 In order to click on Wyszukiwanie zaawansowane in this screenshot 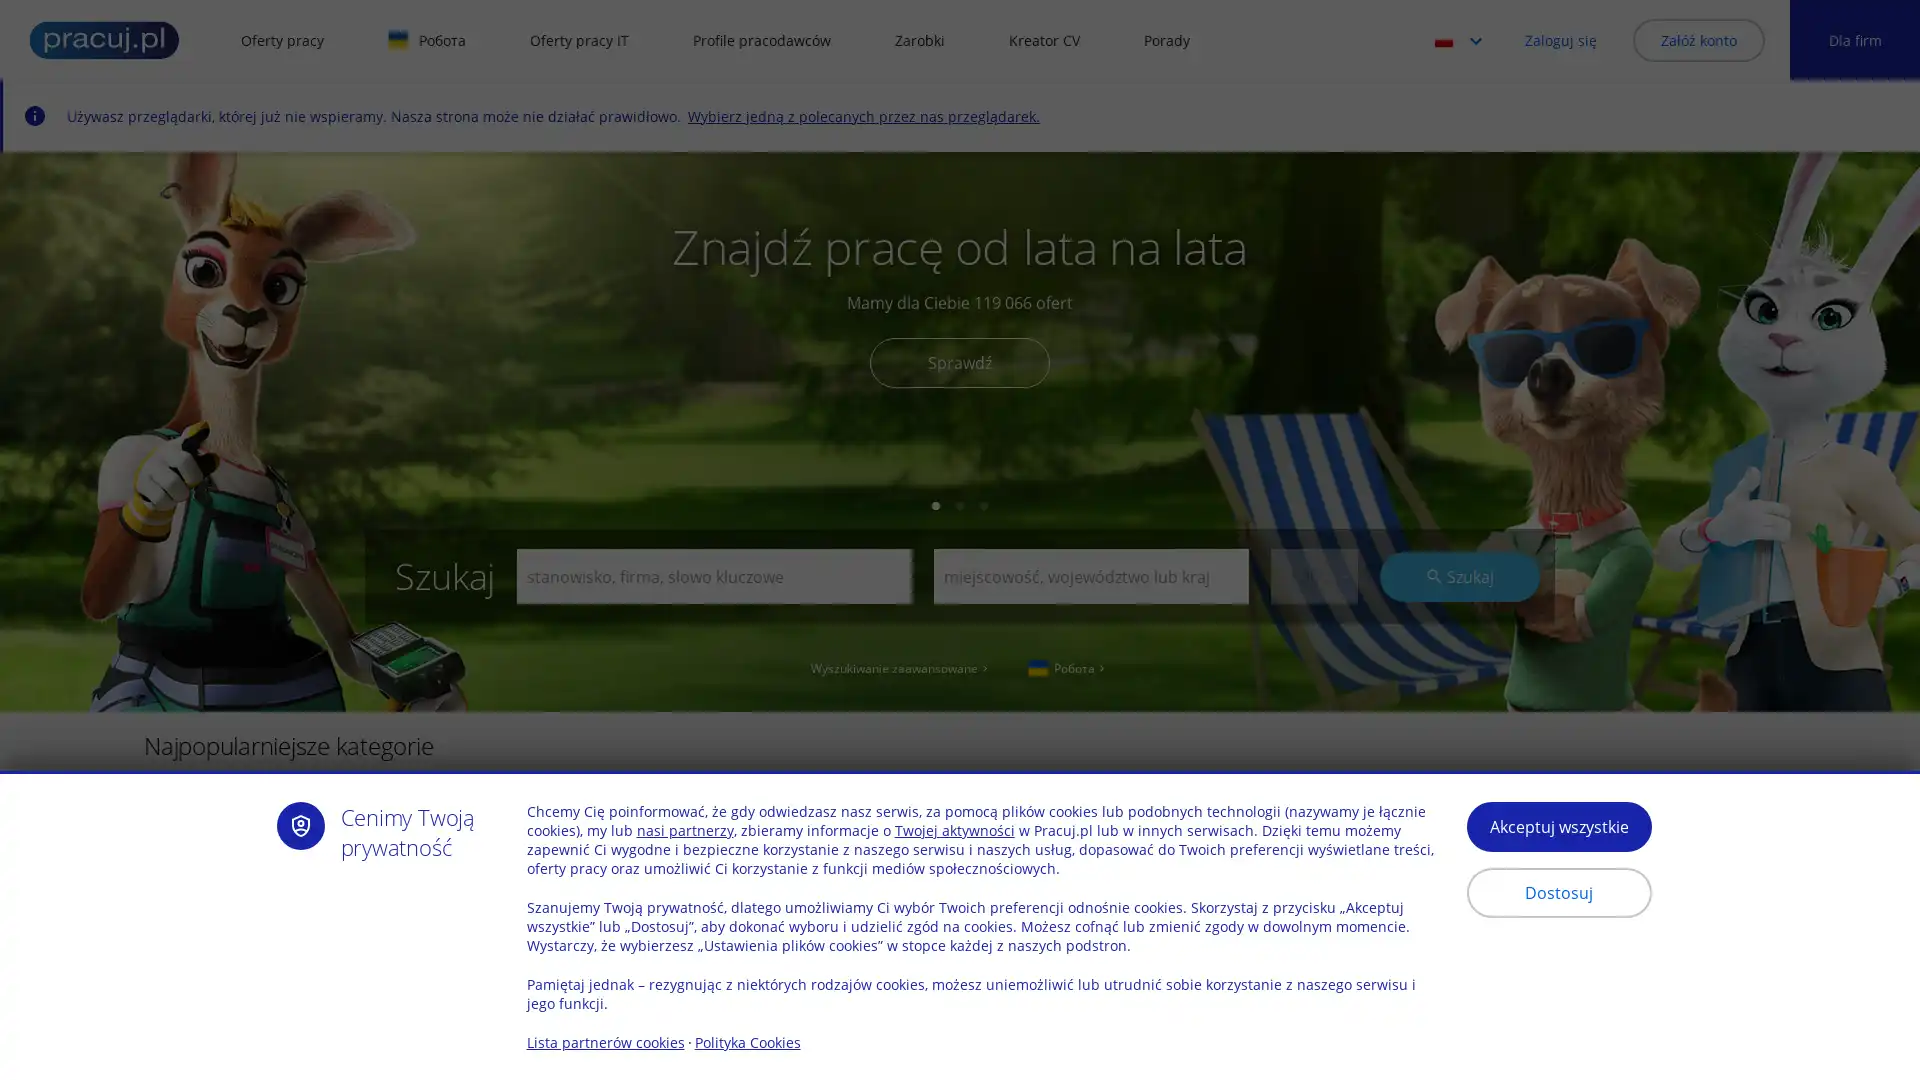, I will do `click(900, 667)`.